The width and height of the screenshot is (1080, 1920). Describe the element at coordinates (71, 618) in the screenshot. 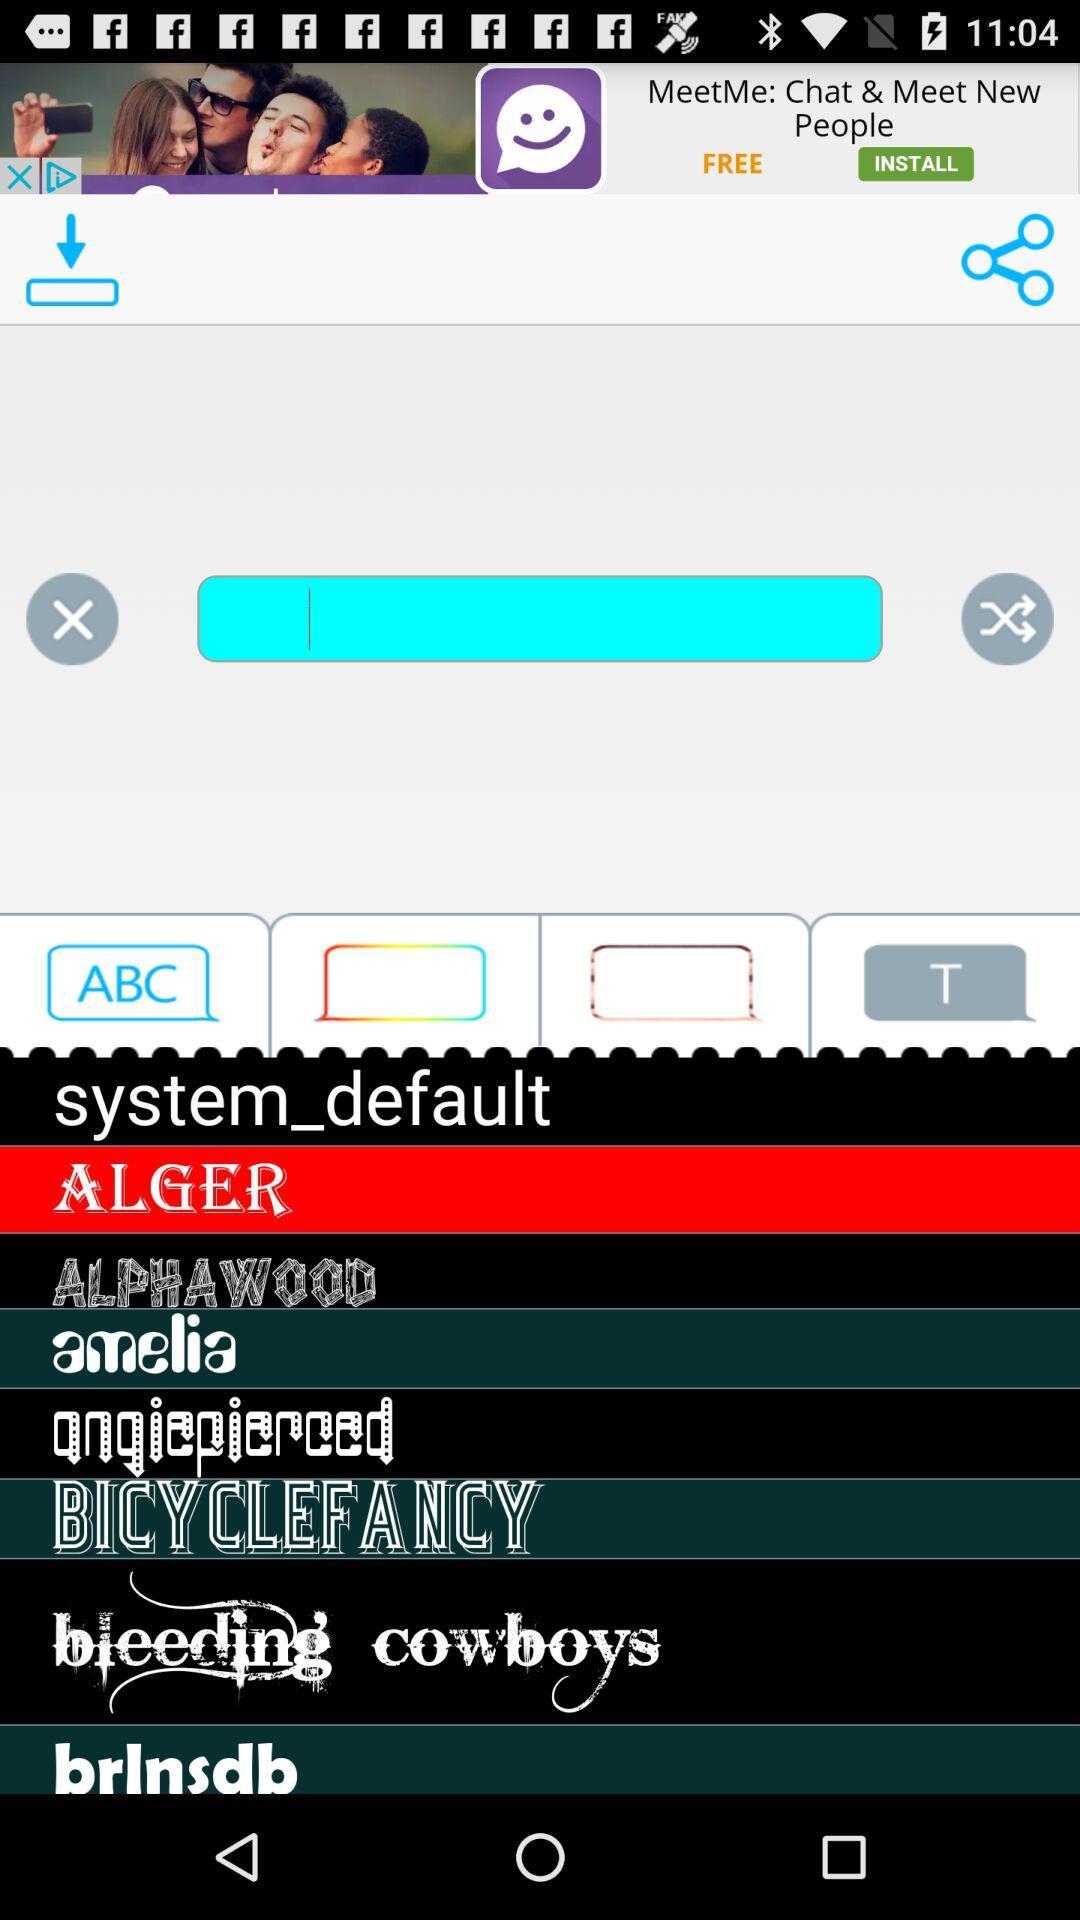

I see `cancel option` at that location.